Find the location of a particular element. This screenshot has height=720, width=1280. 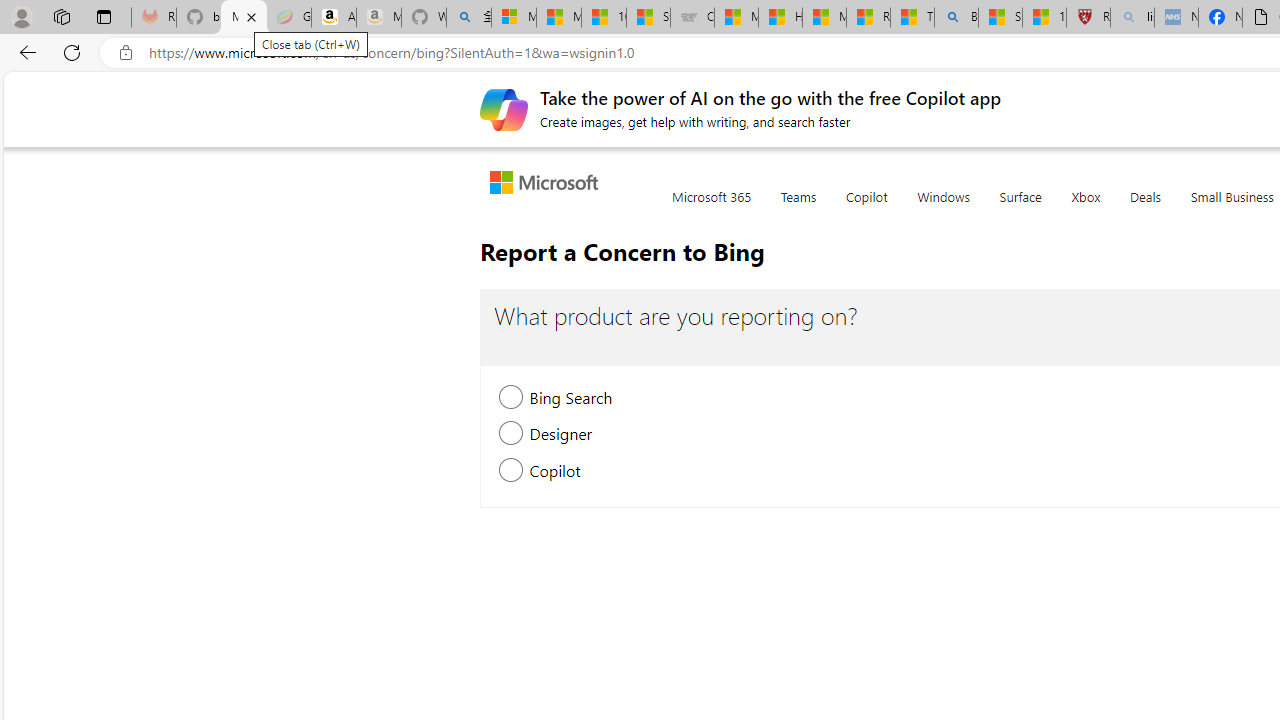

'Teams' is located at coordinates (797, 208).